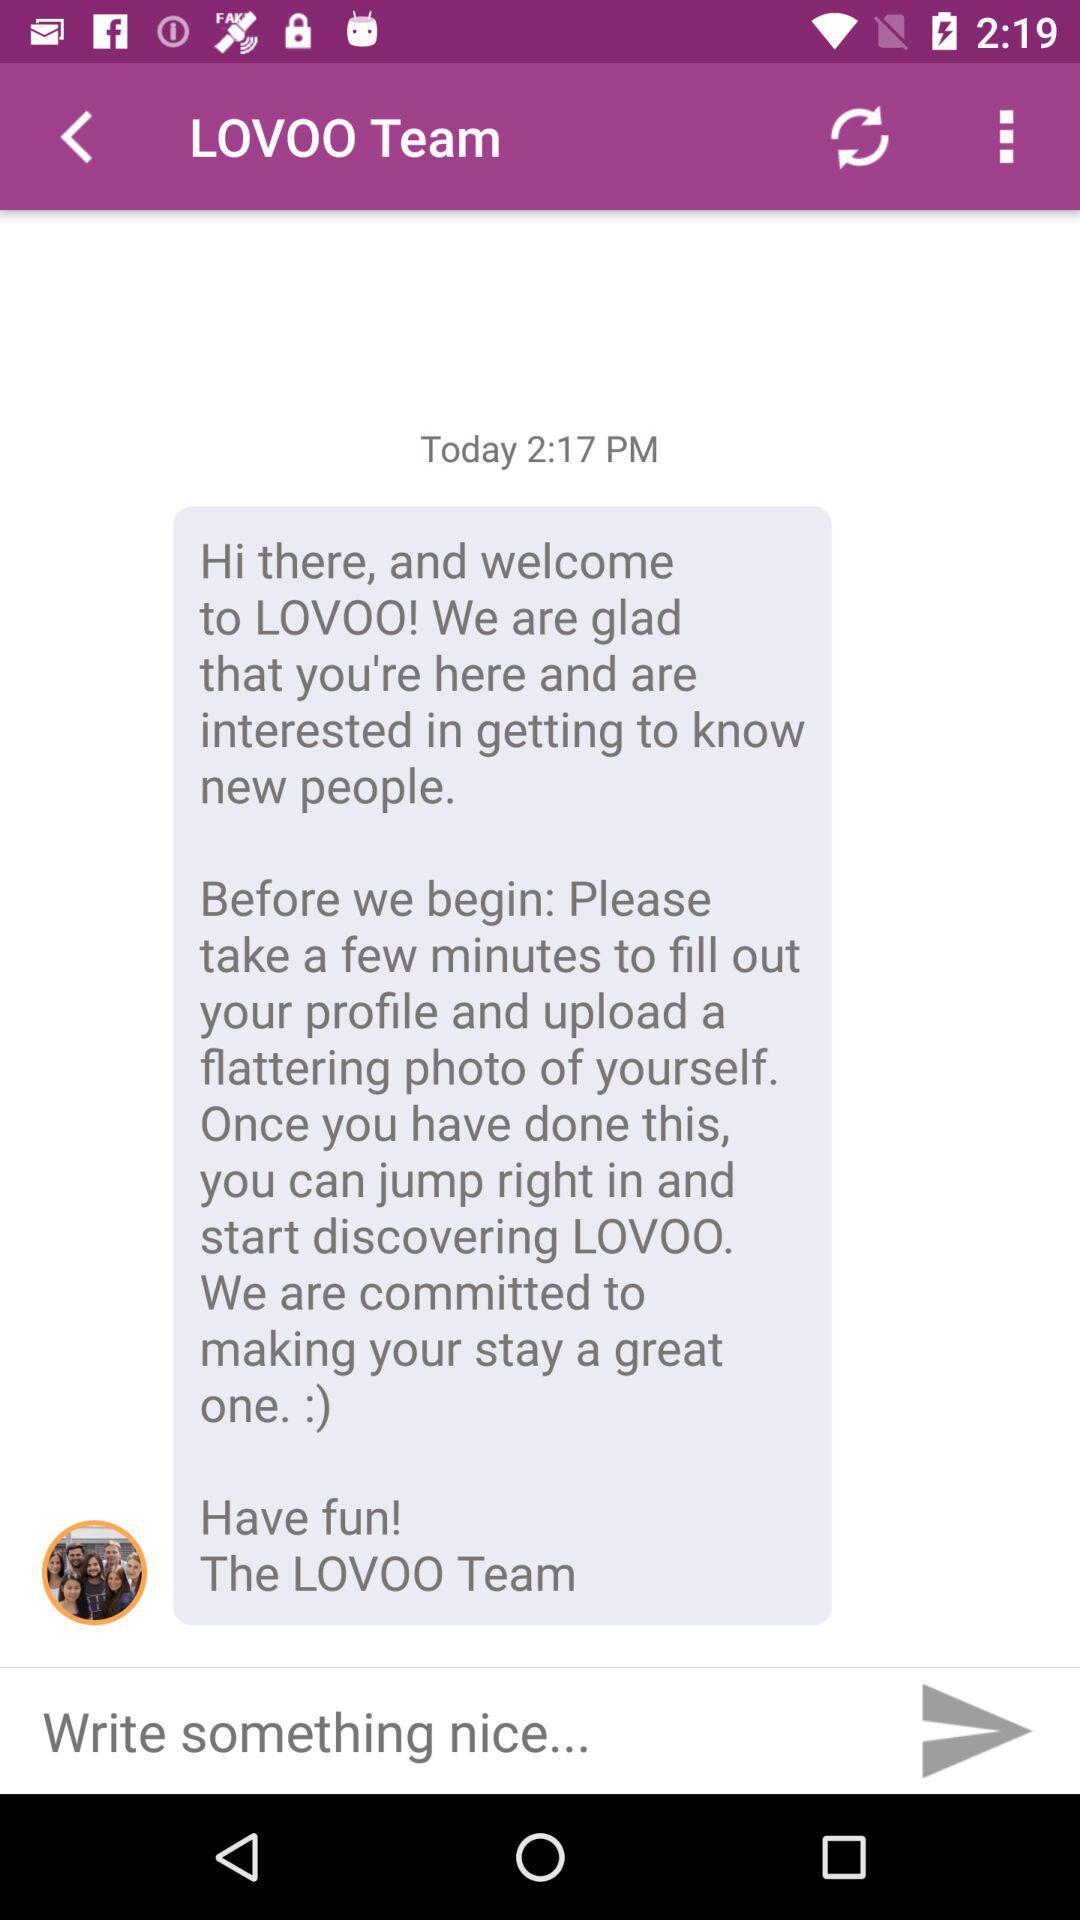 The image size is (1080, 1920). Describe the element at coordinates (94, 1571) in the screenshot. I see `friend` at that location.